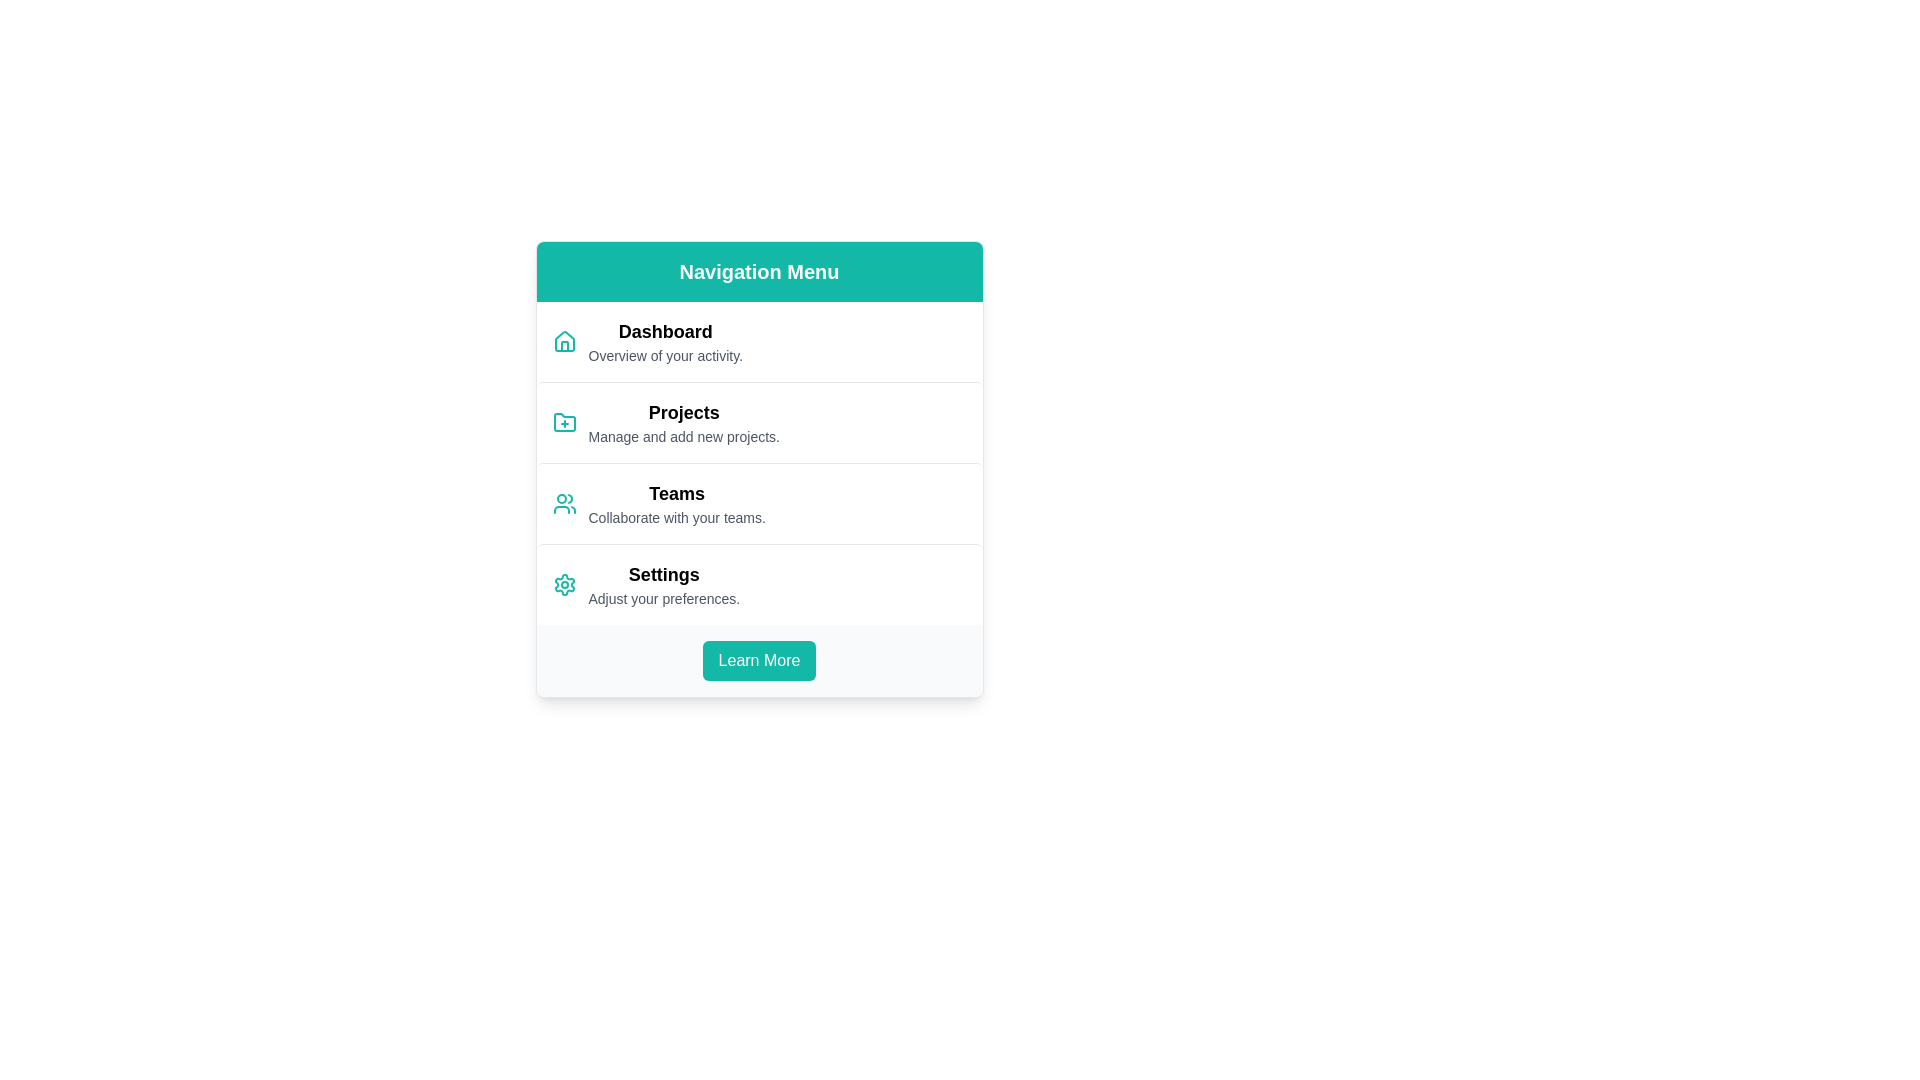 The height and width of the screenshot is (1080, 1920). Describe the element at coordinates (664, 574) in the screenshot. I see `the navigational text label indicating the section for adjusting application preferences, which is positioned above the text 'Adjust your preferences.' and beside a gear icon in the bottom section of the 'Navigation Menu'` at that location.